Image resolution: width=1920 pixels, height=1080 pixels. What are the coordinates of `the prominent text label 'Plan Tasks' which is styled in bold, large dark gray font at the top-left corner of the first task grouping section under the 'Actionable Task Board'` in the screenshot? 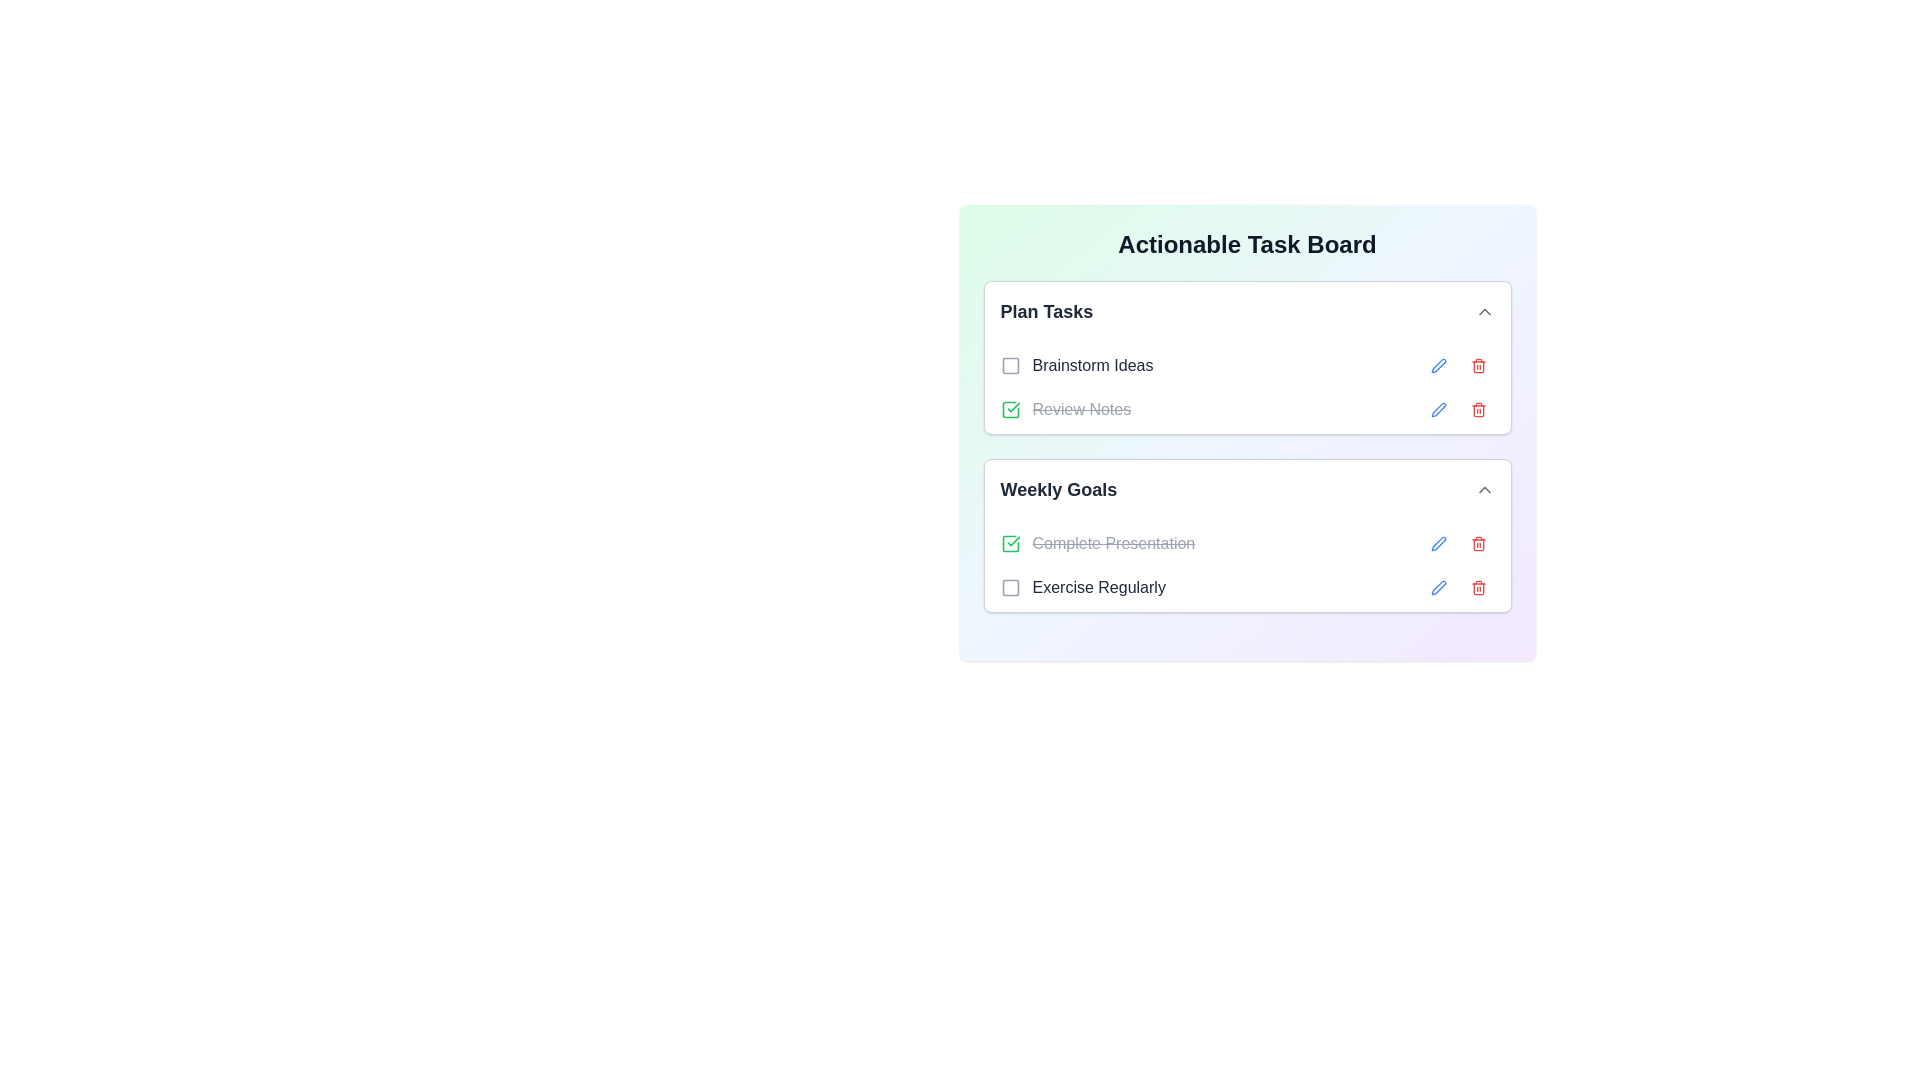 It's located at (1045, 312).